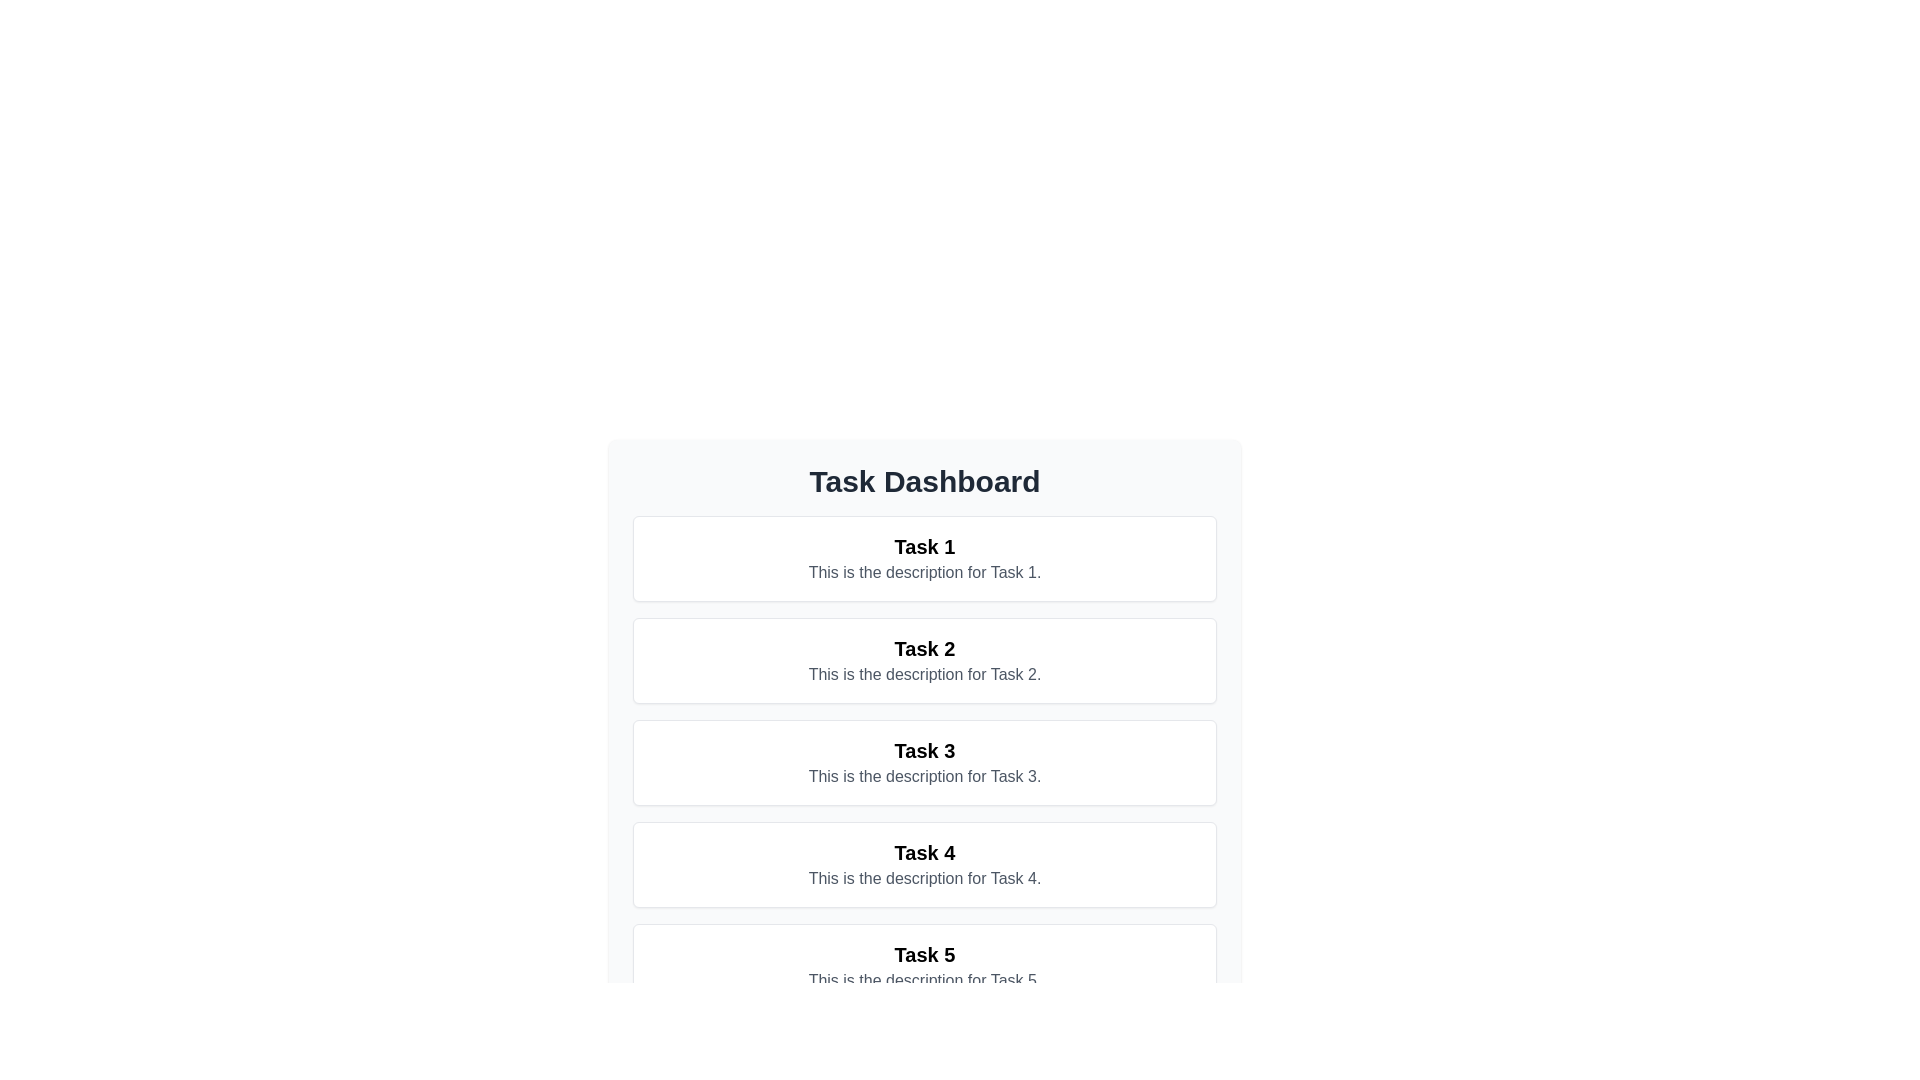 The width and height of the screenshot is (1920, 1080). Describe the element at coordinates (924, 775) in the screenshot. I see `on the text element that provides a detailed description for Task 3, located beneath the bolded title 'Task 3'` at that location.